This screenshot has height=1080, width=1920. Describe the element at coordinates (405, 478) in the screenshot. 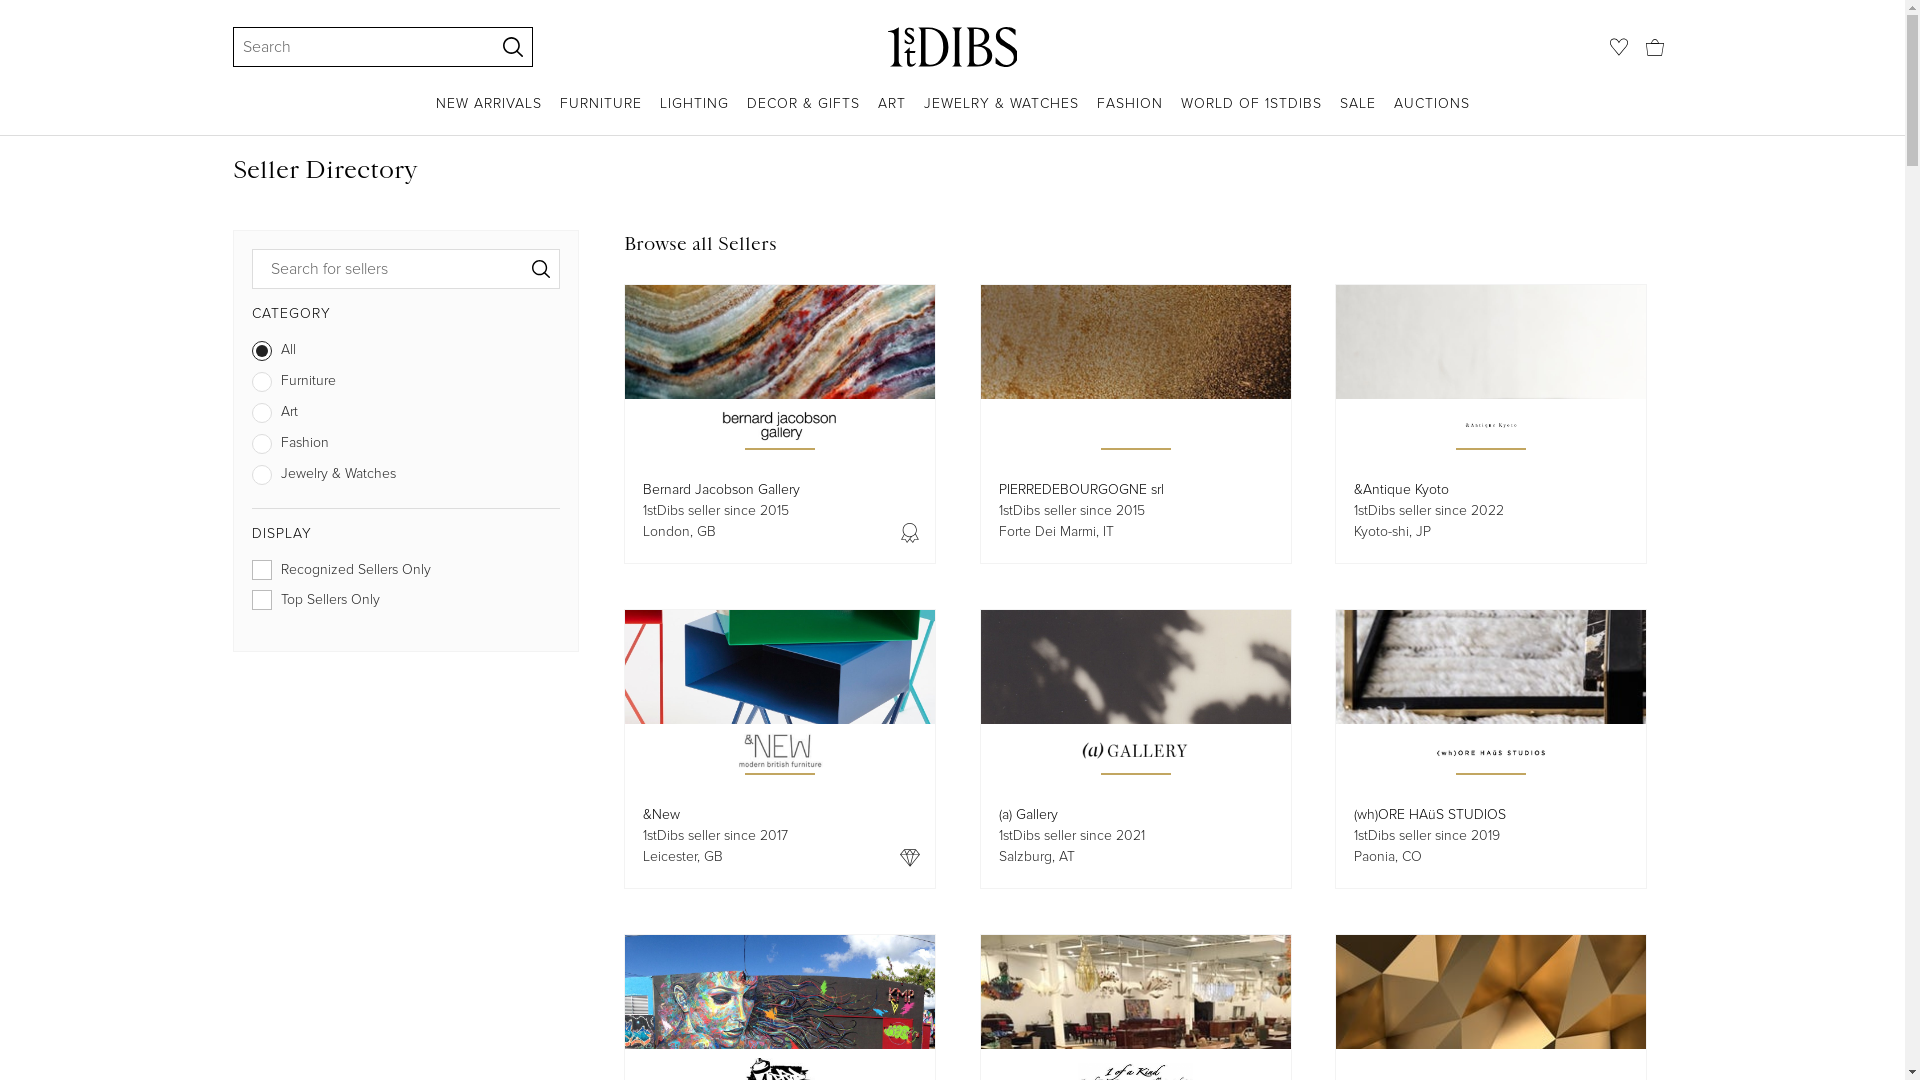

I see `'Jewelry & Watches'` at that location.